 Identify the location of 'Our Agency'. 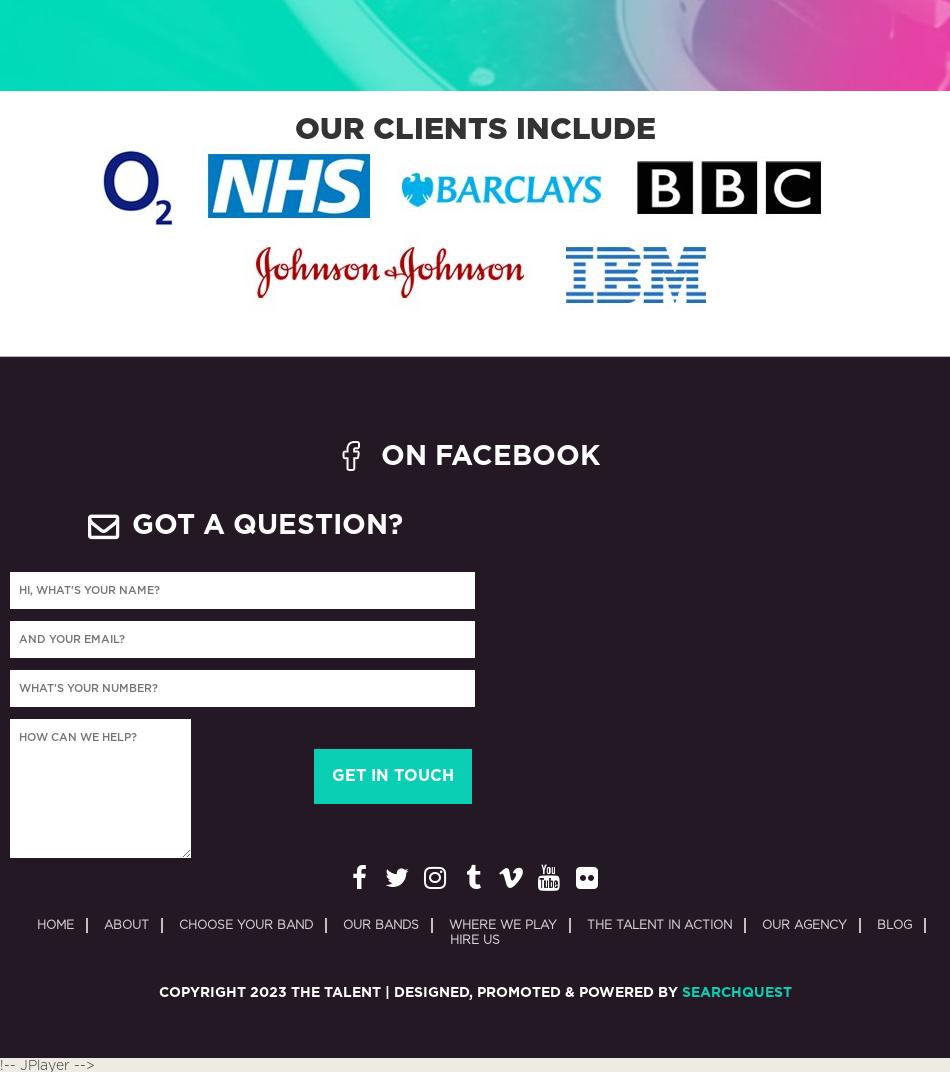
(802, 925).